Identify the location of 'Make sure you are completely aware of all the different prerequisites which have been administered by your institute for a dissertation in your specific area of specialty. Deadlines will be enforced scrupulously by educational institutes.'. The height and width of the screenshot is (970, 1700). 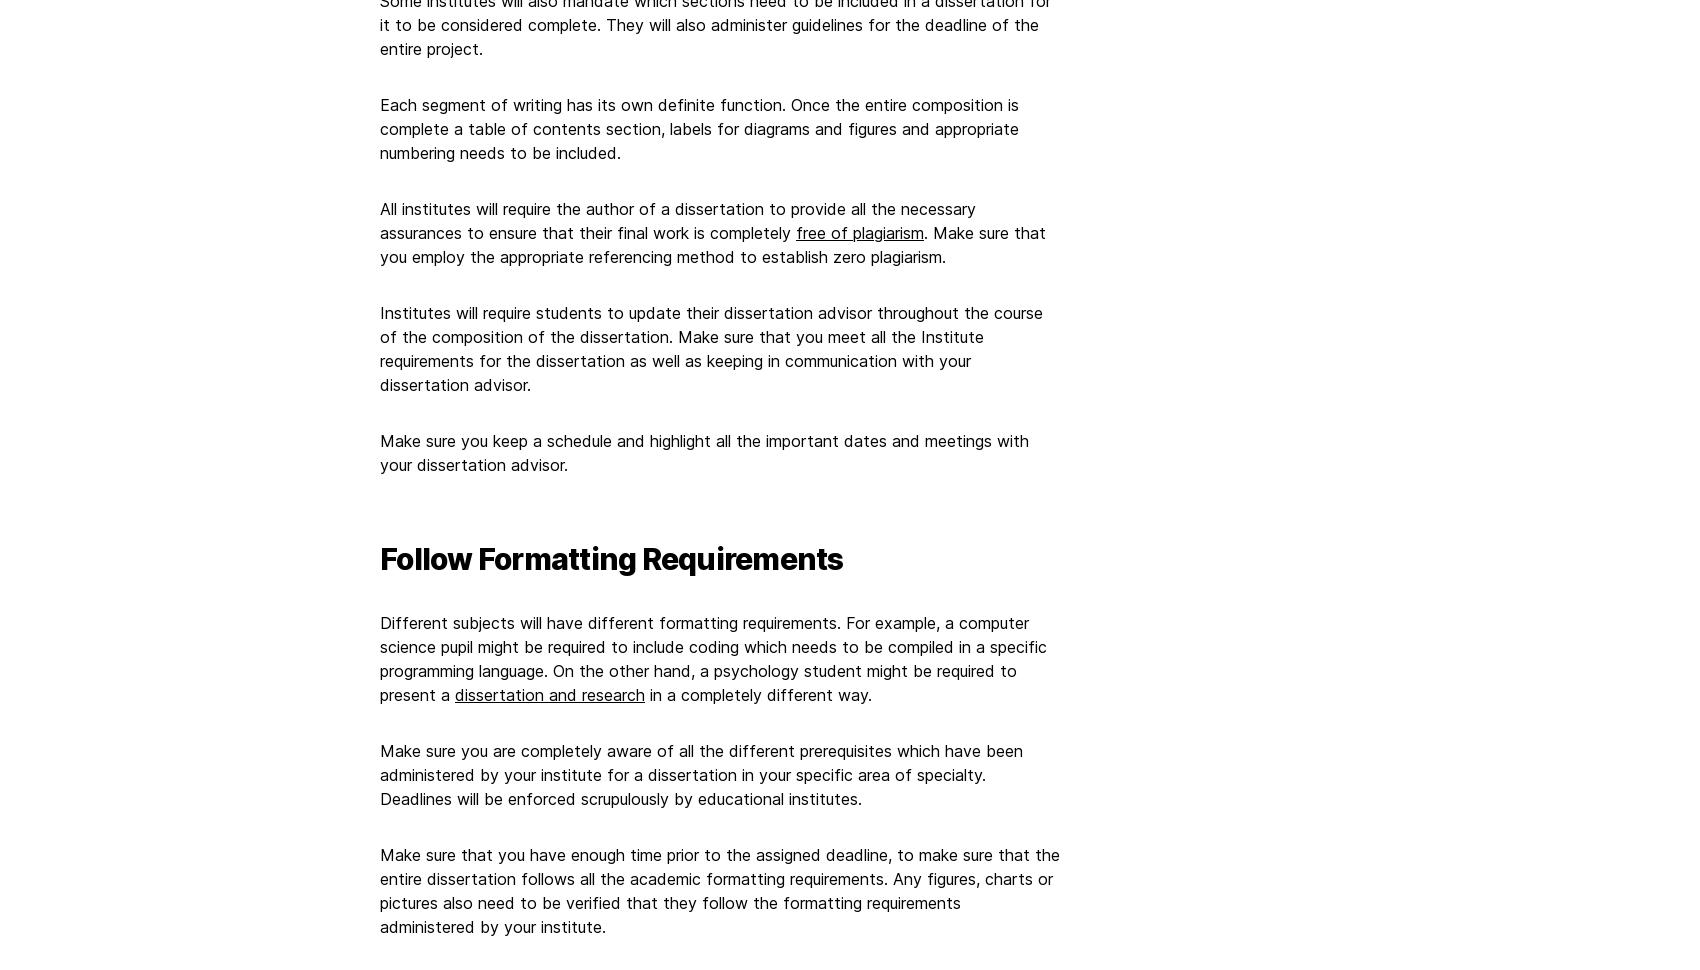
(701, 772).